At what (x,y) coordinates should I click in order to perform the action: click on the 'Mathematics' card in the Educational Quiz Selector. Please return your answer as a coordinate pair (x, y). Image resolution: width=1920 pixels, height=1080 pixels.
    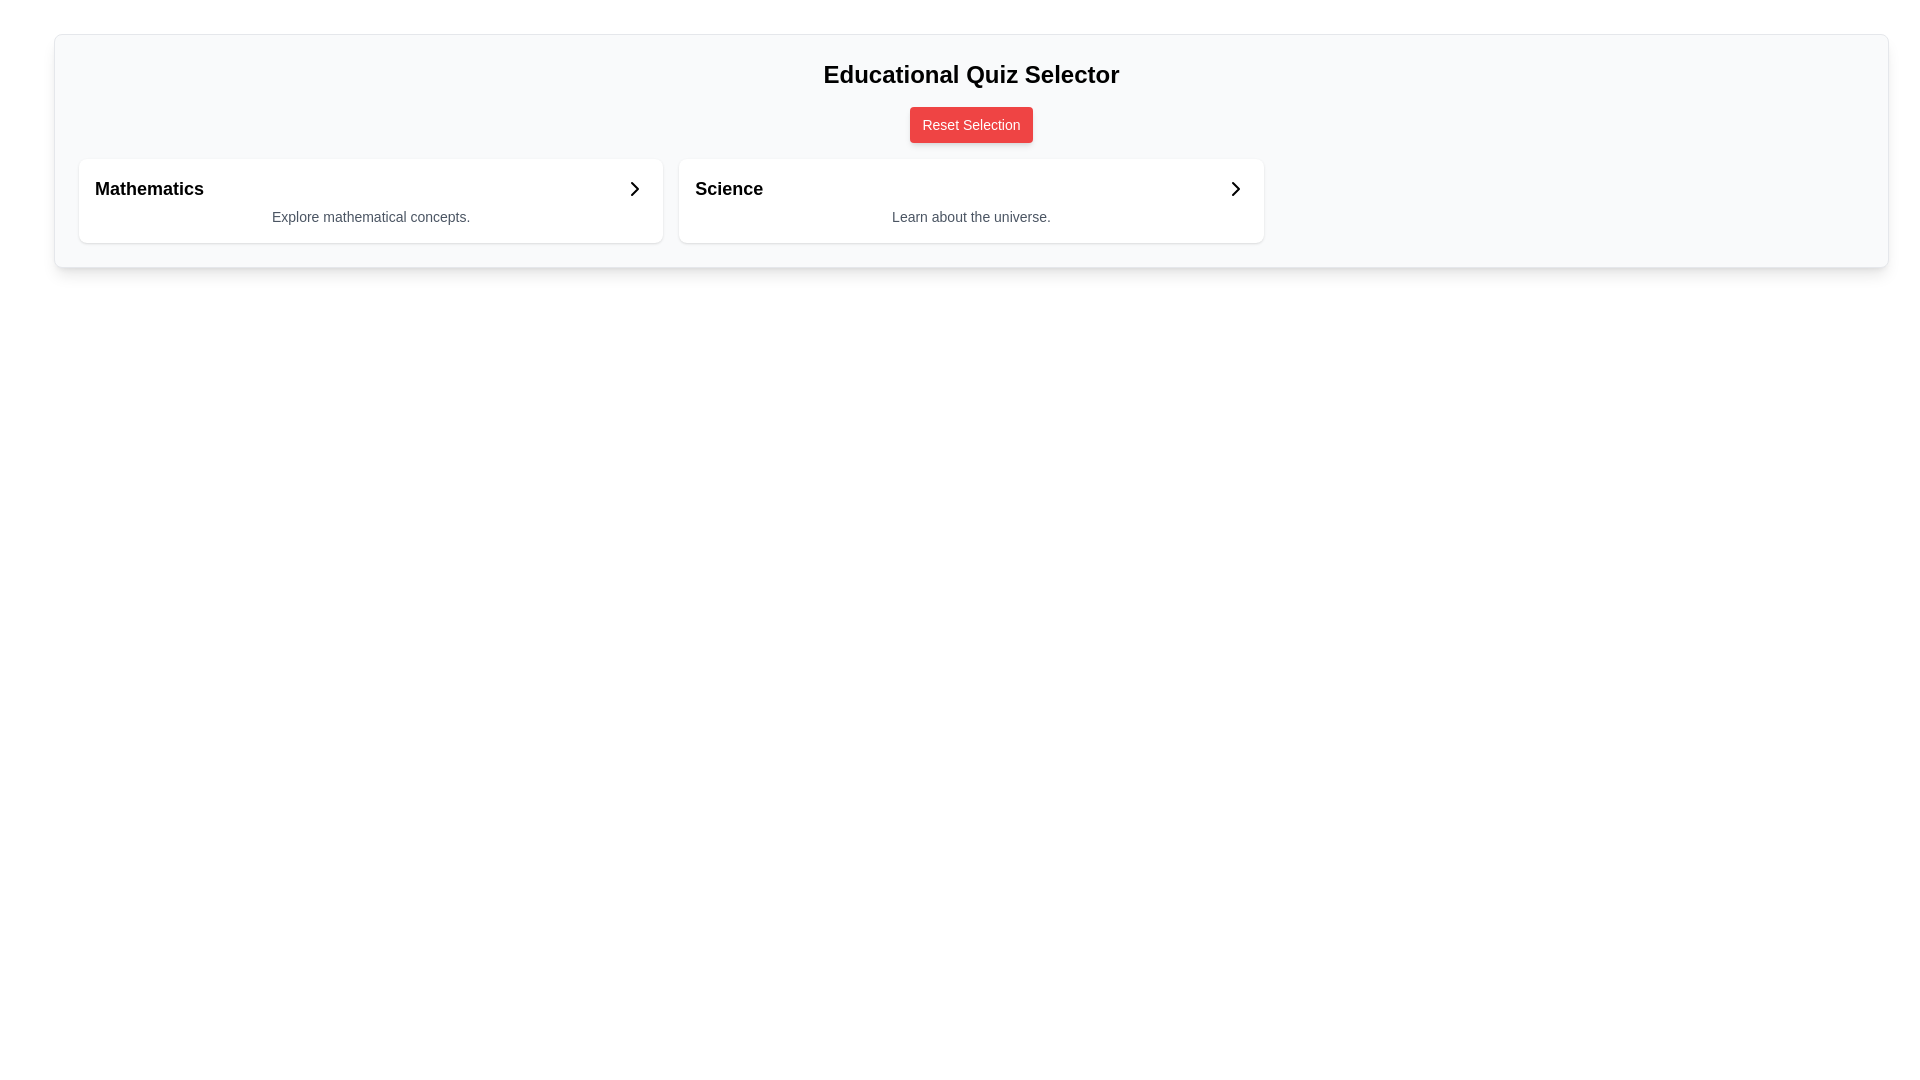
    Looking at the image, I should click on (371, 200).